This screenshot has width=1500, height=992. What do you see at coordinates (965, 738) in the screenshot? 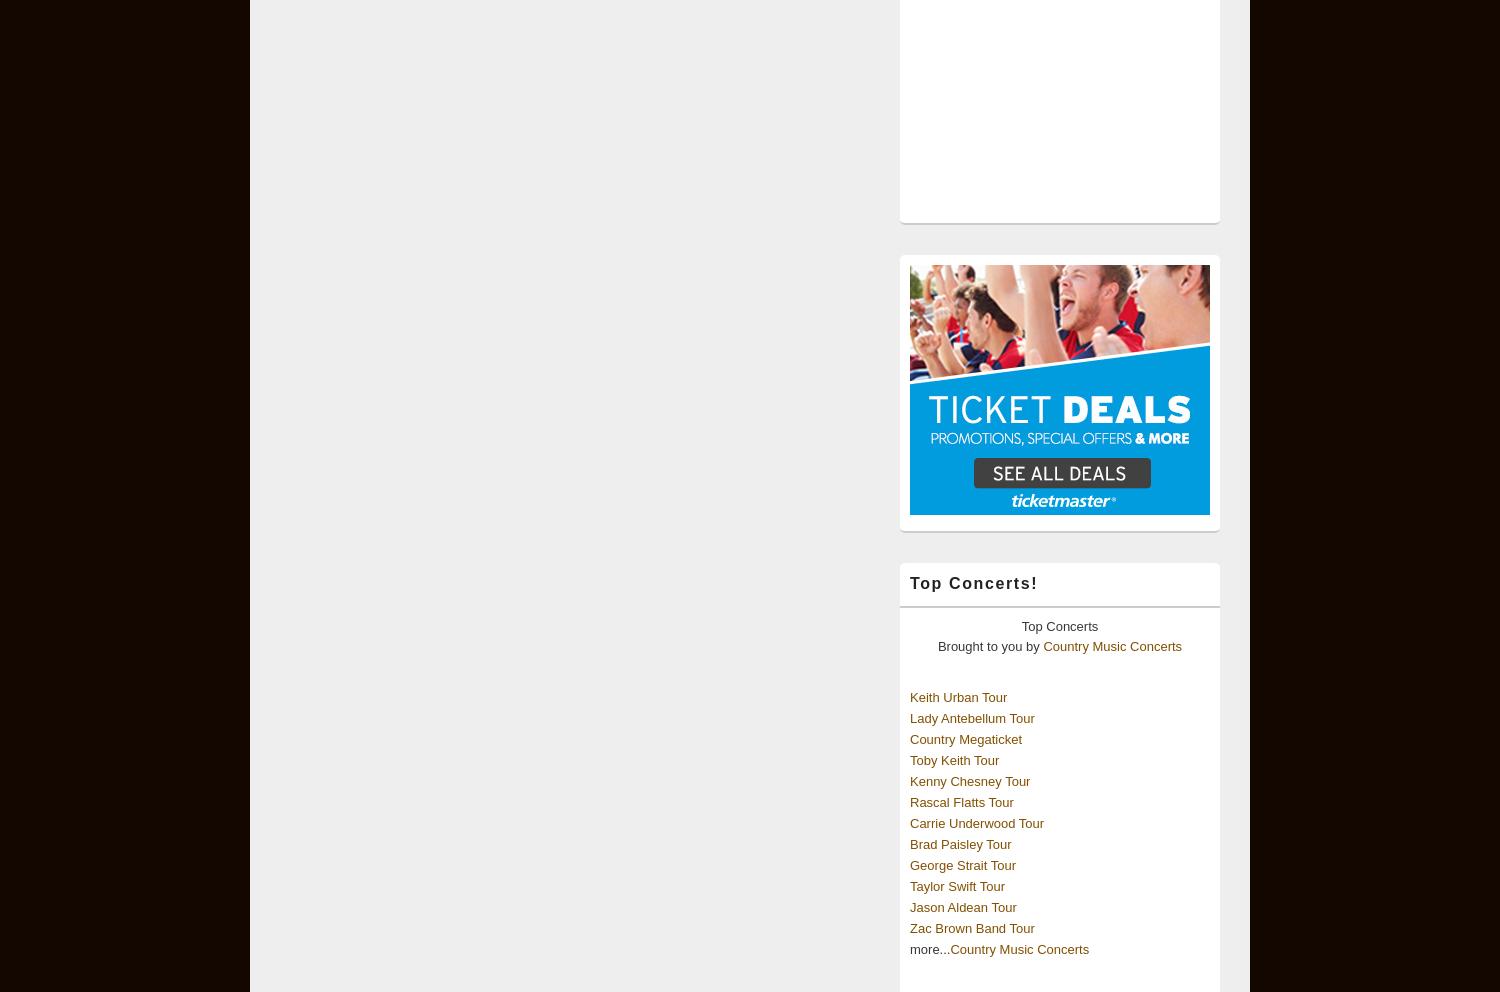
I see `'Country Megaticket'` at bounding box center [965, 738].